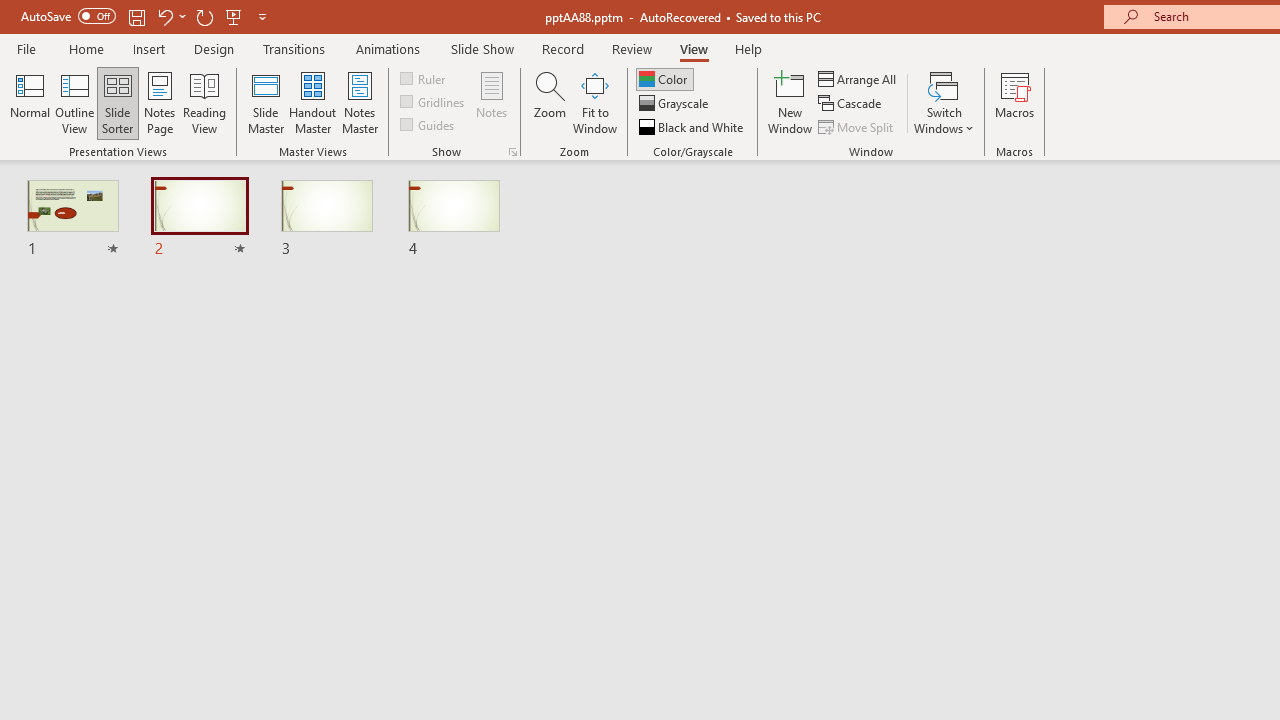  I want to click on 'Zoom...', so click(549, 103).